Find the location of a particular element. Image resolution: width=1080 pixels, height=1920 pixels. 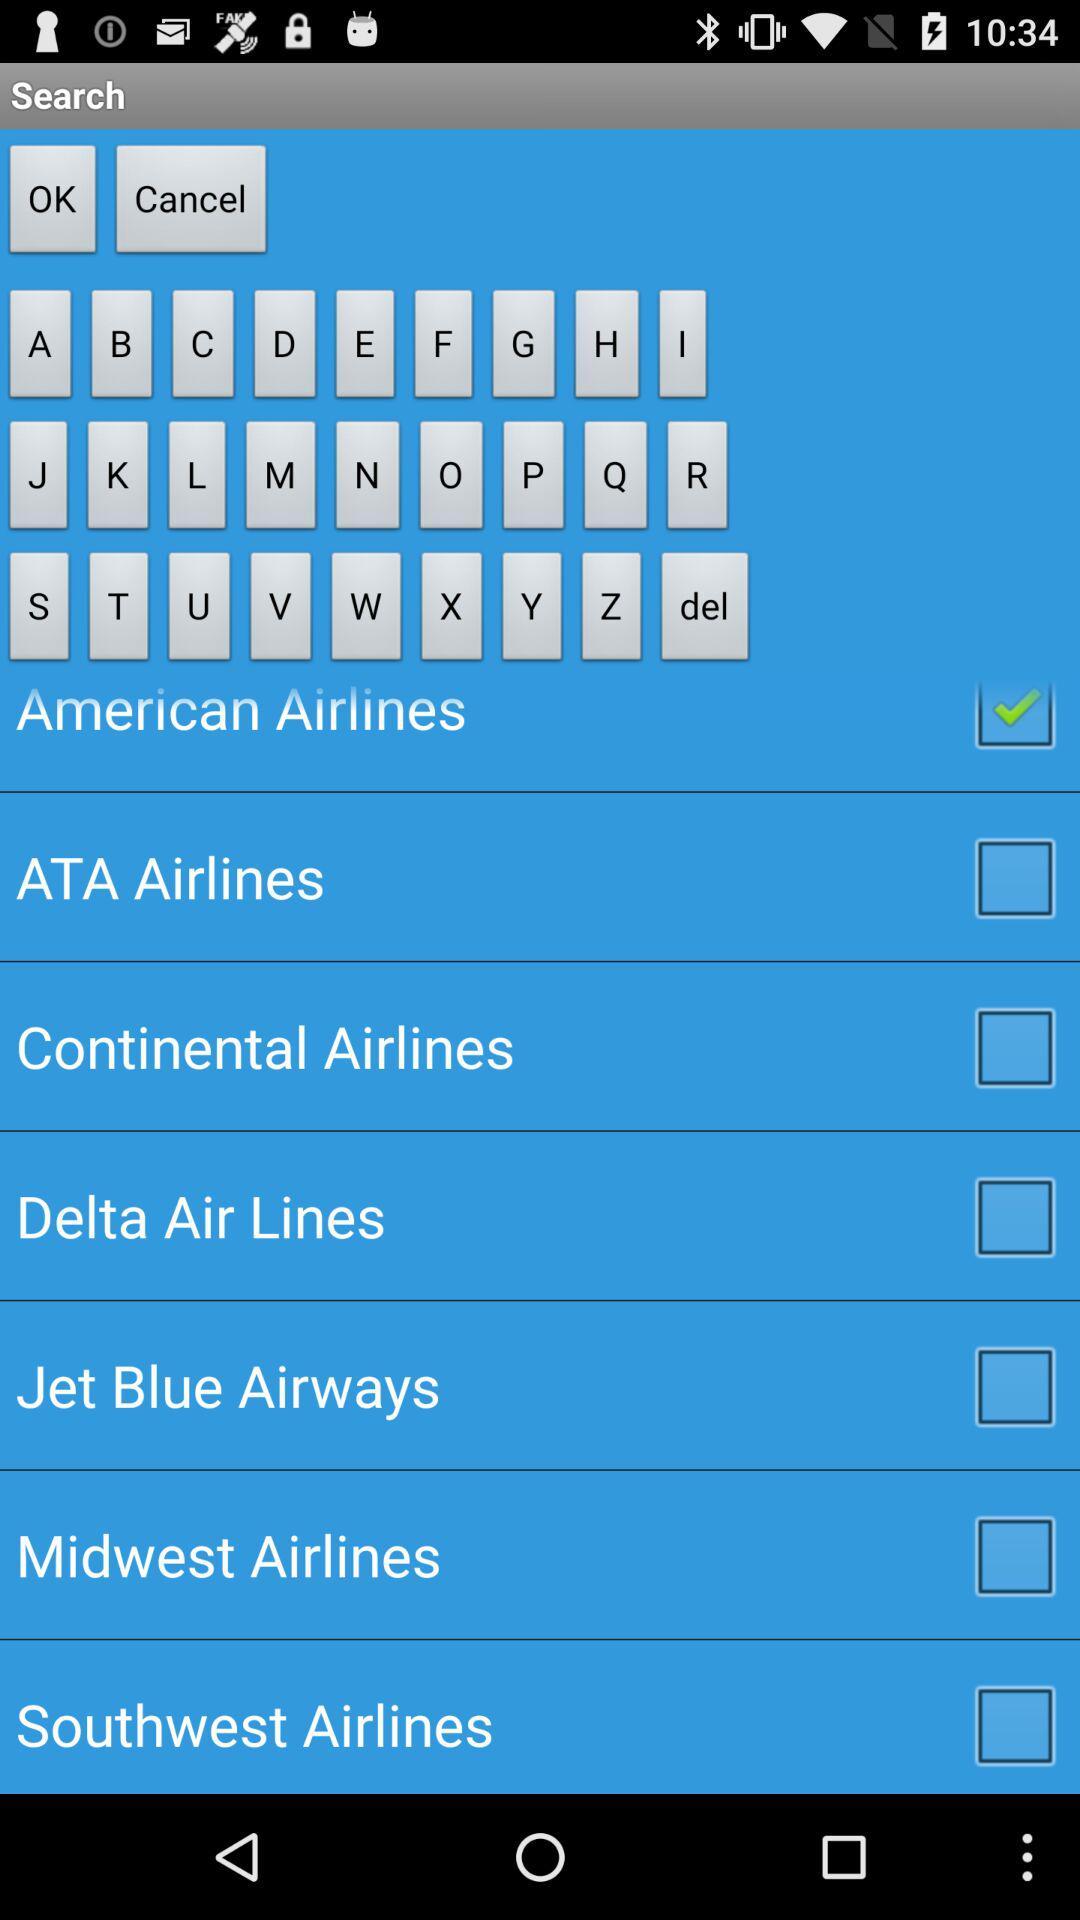

the american airlines item is located at coordinates (540, 734).